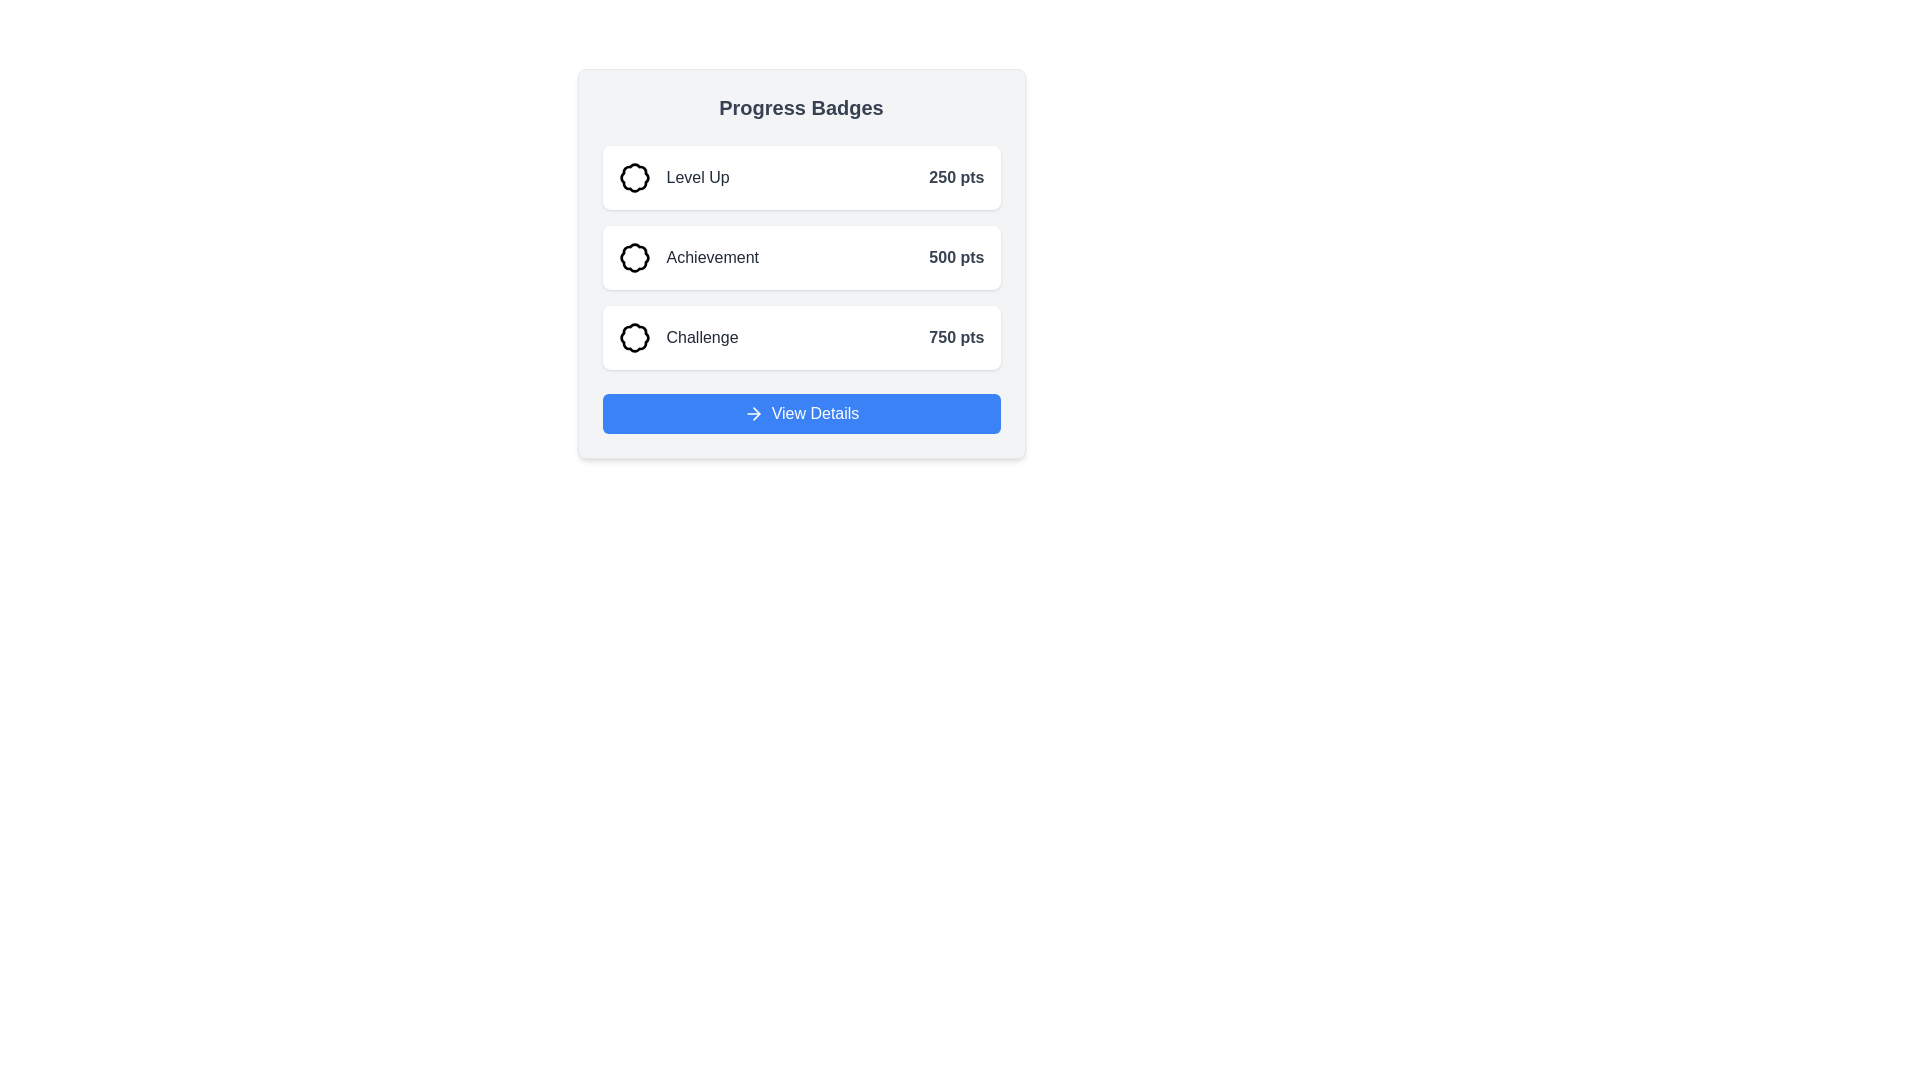  What do you see at coordinates (752, 412) in the screenshot?
I see `the arrow icon located to the left of the 'View Details' text inside the blue rounded-rectangular button to interpret its meaning` at bounding box center [752, 412].